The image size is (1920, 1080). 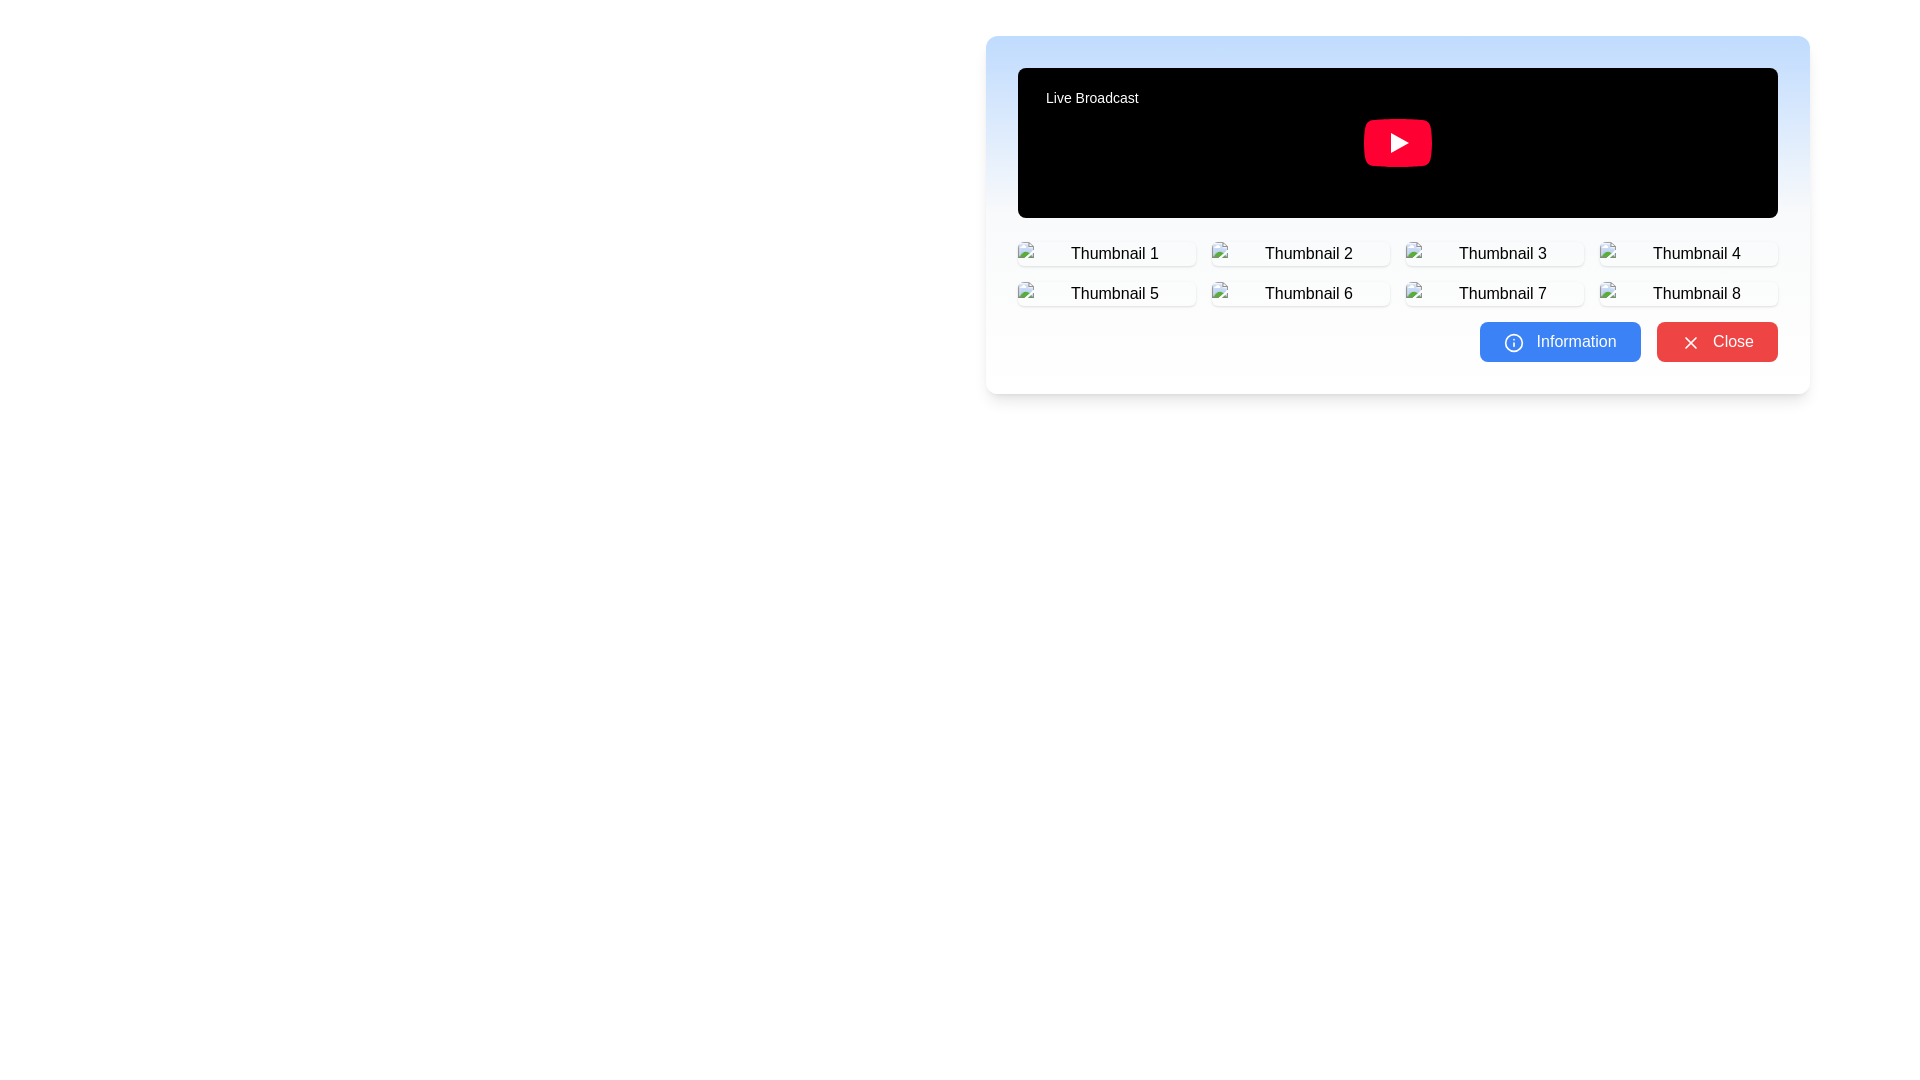 I want to click on the second button in the row at the bottom of the panel, located to the right of the 'Information' button, so click(x=1716, y=341).